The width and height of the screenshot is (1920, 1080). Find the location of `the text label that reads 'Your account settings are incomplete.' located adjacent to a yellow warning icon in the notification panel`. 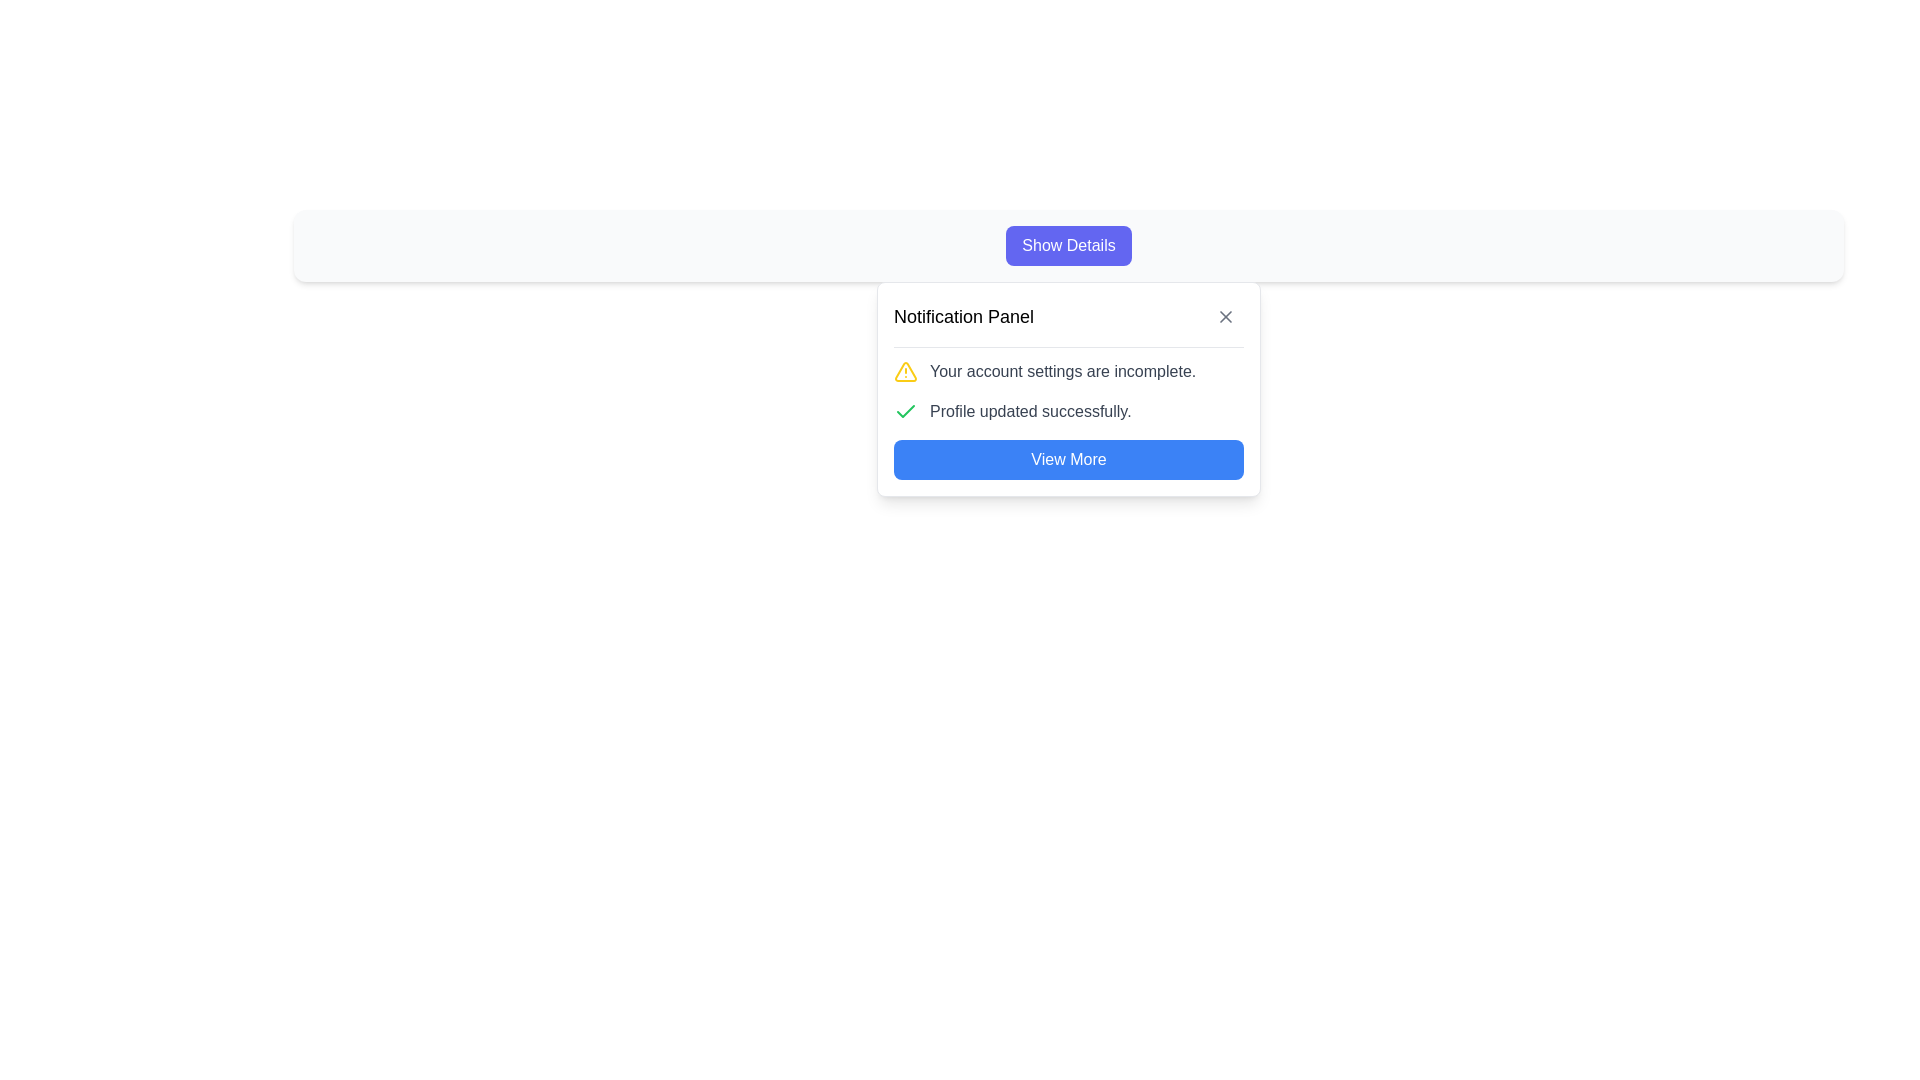

the text label that reads 'Your account settings are incomplete.' located adjacent to a yellow warning icon in the notification panel is located at coordinates (1062, 371).